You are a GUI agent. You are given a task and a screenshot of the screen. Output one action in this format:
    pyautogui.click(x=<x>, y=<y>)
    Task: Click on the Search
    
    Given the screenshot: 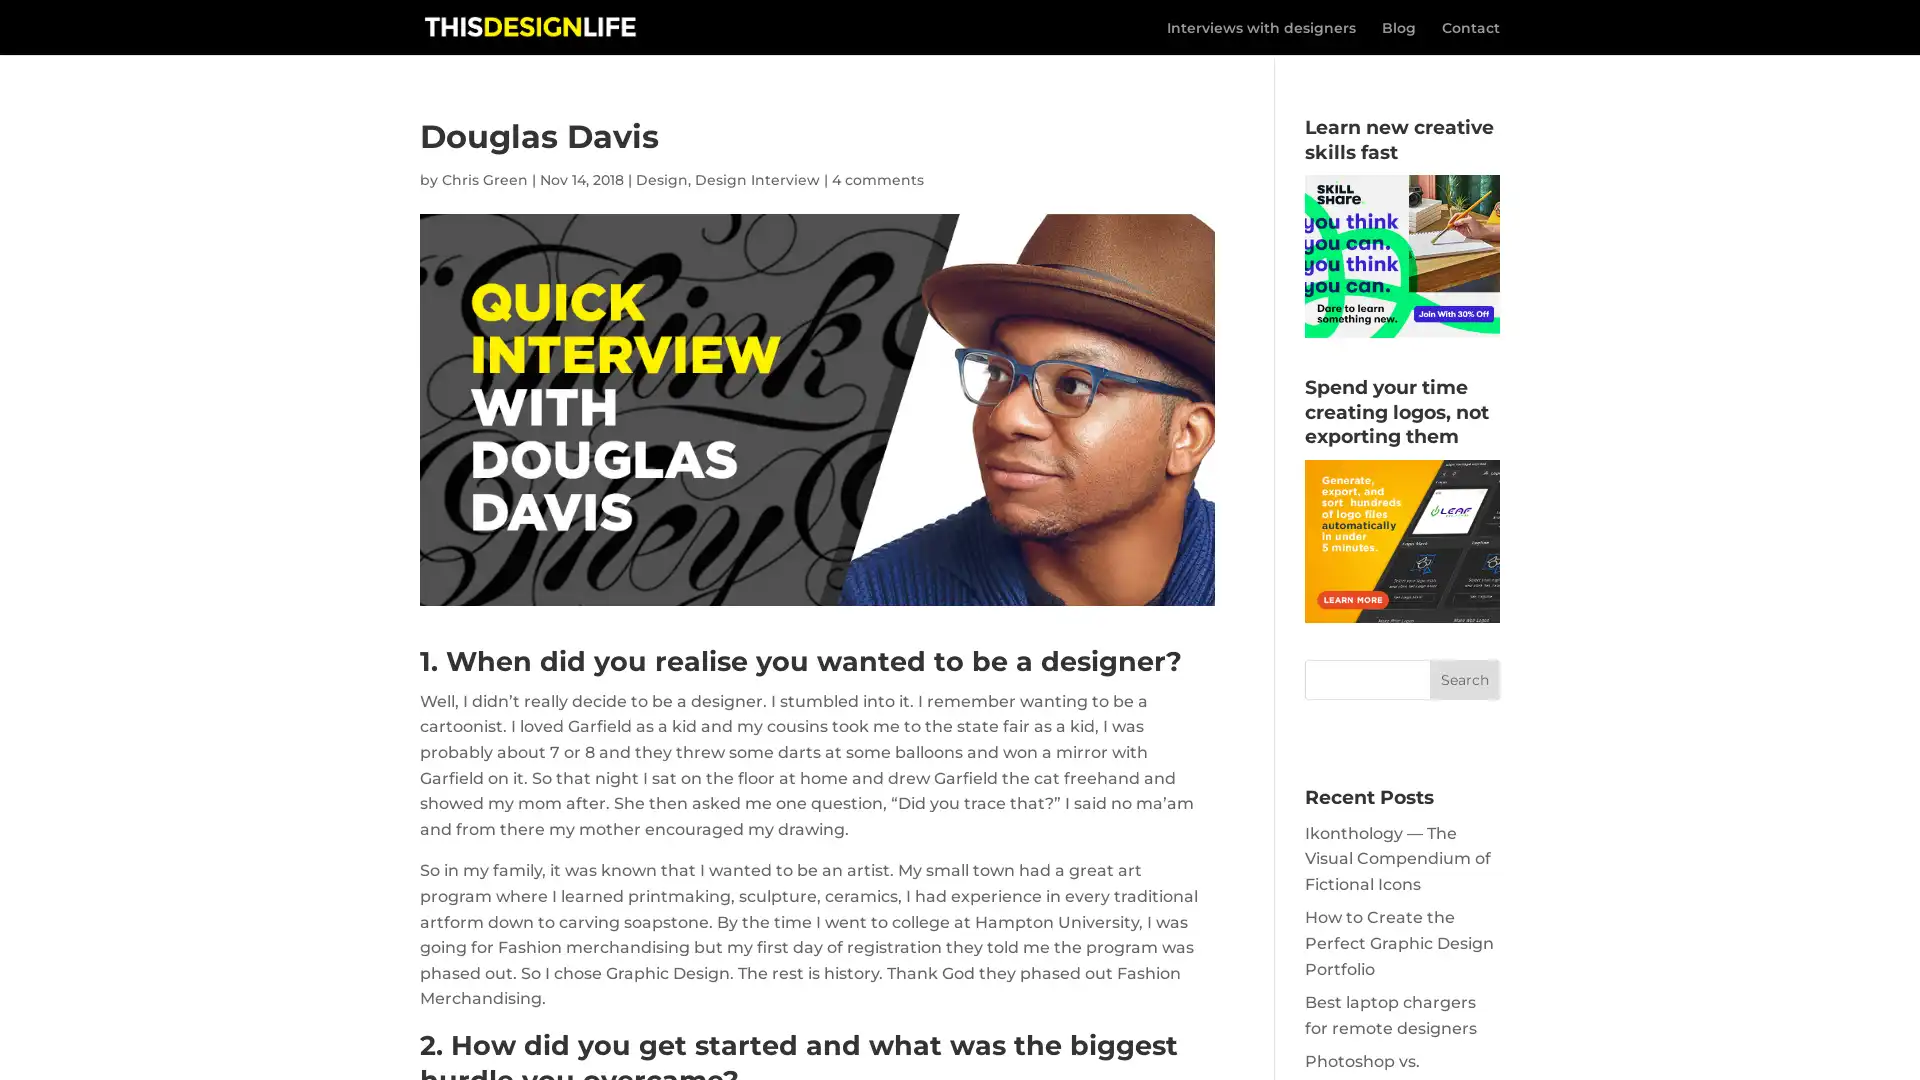 What is the action you would take?
    pyautogui.click(x=1464, y=678)
    